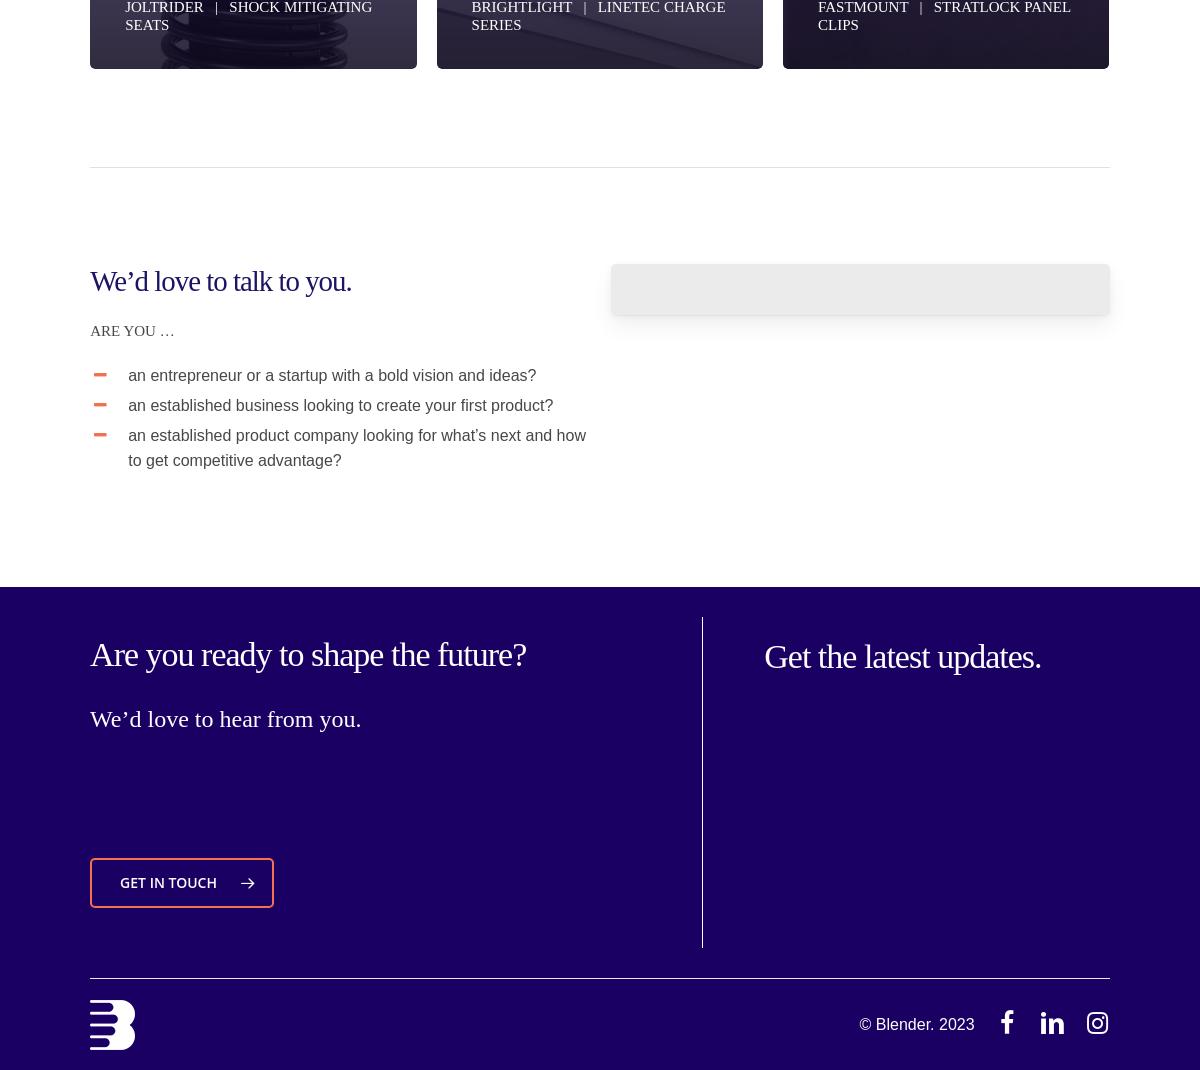 This screenshot has width=1200, height=1070. I want to click on 'Get the latest updates.', so click(902, 655).